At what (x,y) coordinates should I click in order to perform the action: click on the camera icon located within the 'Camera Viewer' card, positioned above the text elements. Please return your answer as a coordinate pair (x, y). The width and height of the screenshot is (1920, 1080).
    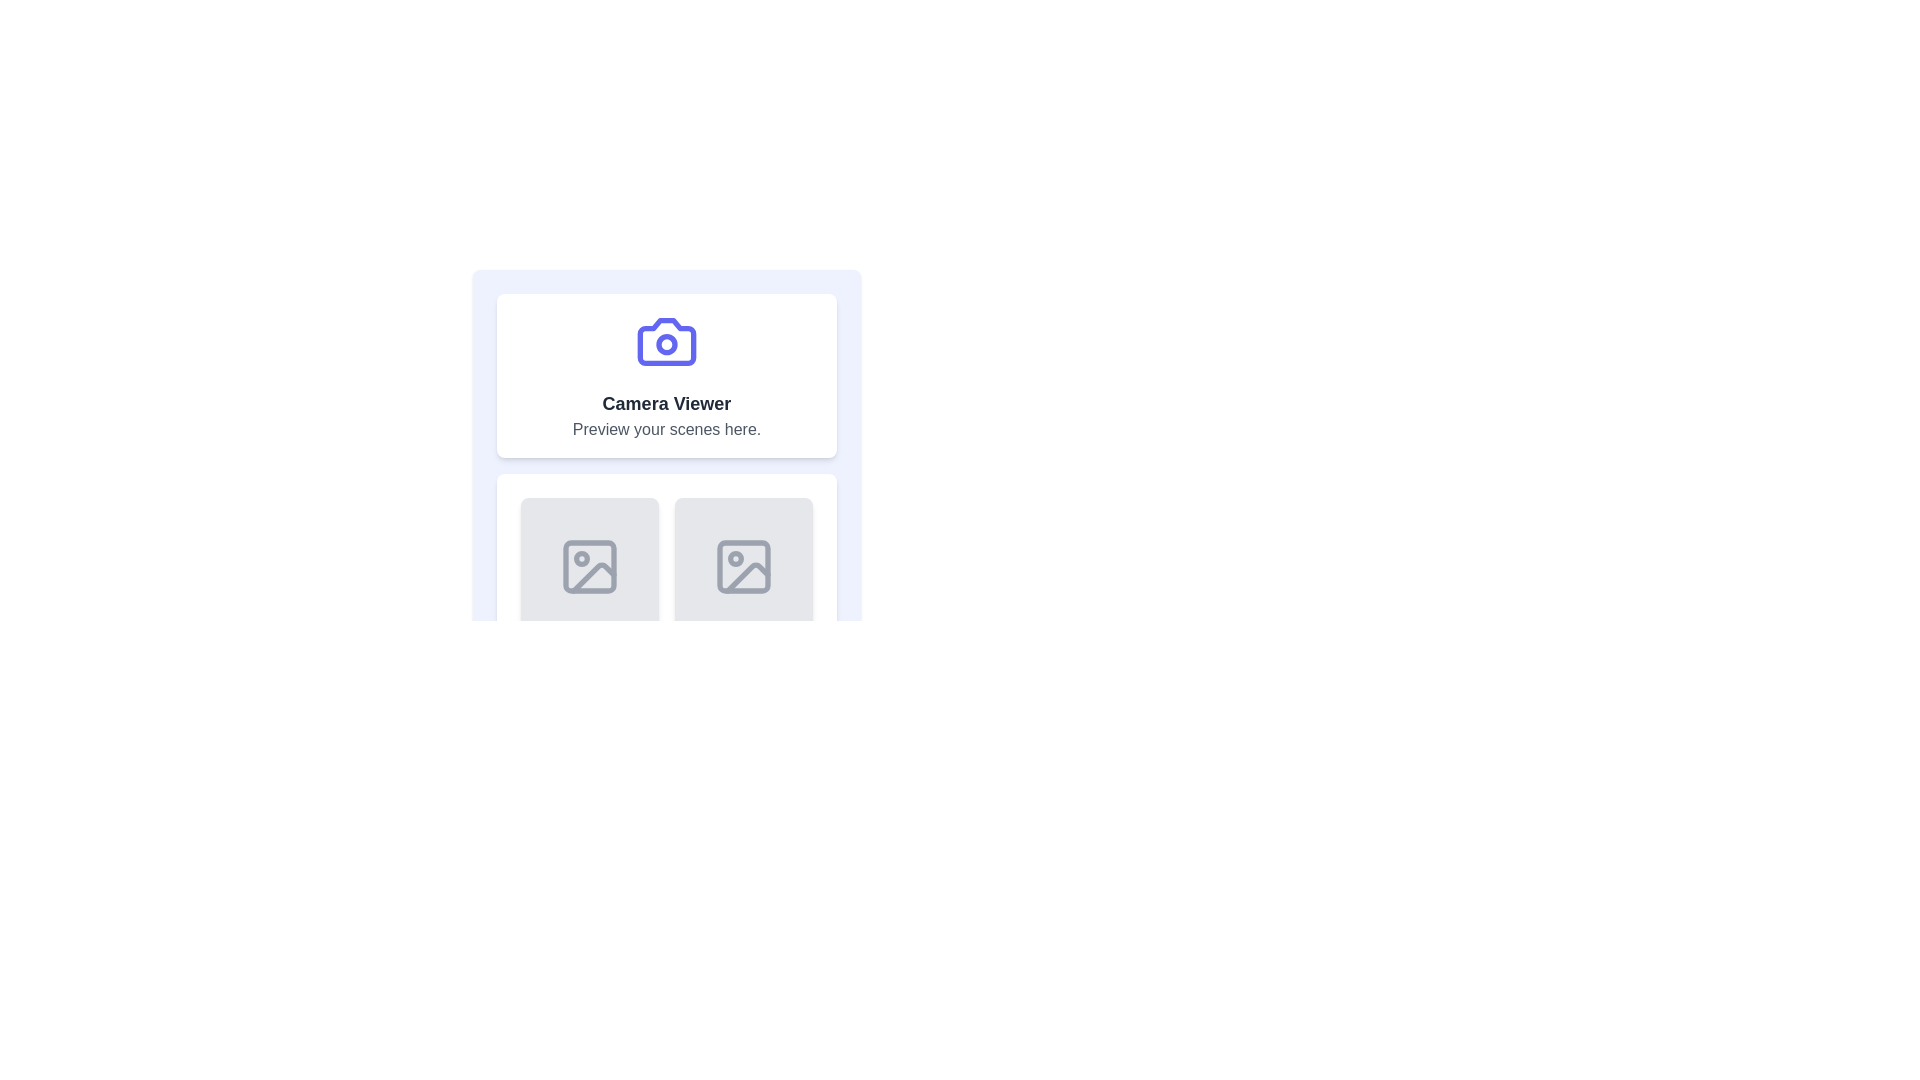
    Looking at the image, I should click on (667, 341).